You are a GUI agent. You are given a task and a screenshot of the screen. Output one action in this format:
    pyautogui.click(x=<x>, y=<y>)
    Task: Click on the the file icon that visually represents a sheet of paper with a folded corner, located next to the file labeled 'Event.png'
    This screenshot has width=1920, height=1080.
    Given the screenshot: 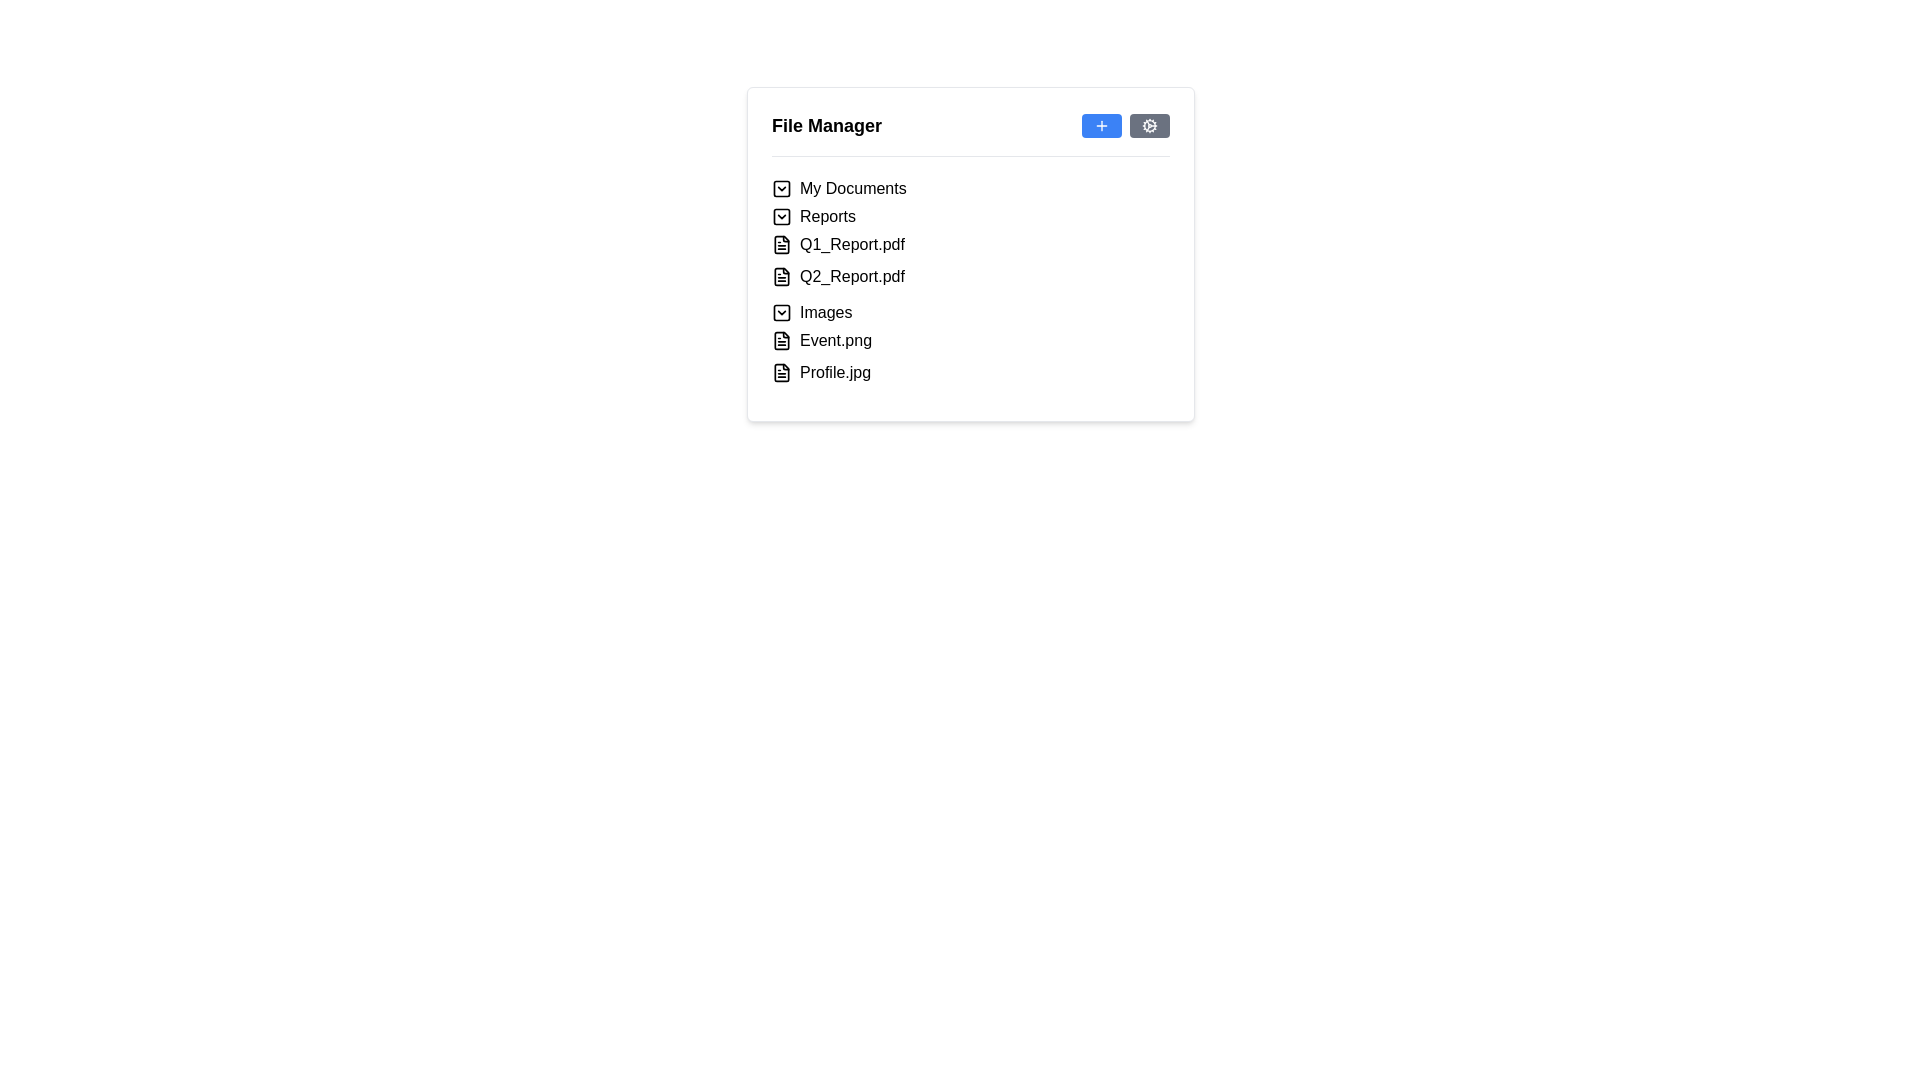 What is the action you would take?
    pyautogui.click(x=781, y=339)
    